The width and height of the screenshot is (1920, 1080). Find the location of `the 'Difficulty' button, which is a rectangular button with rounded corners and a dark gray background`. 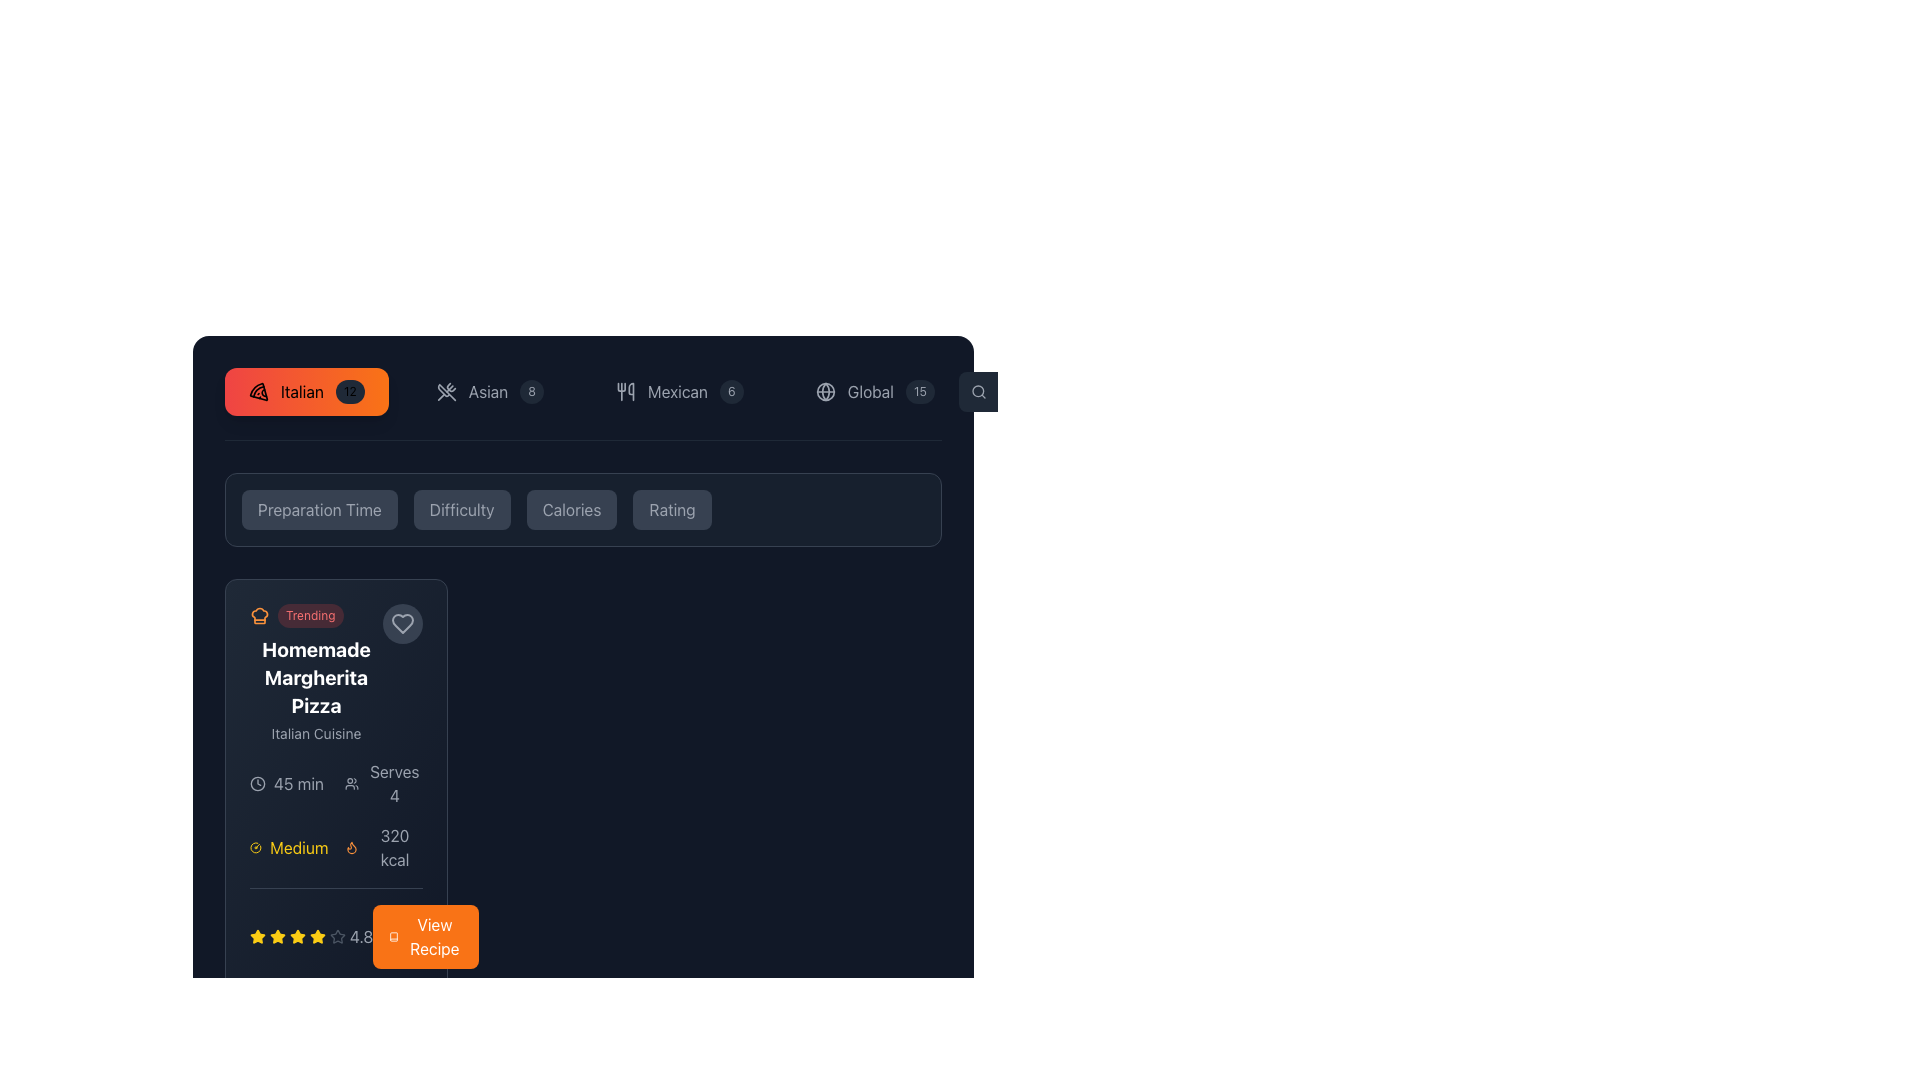

the 'Difficulty' button, which is a rectangular button with rounded corners and a dark gray background is located at coordinates (461, 508).